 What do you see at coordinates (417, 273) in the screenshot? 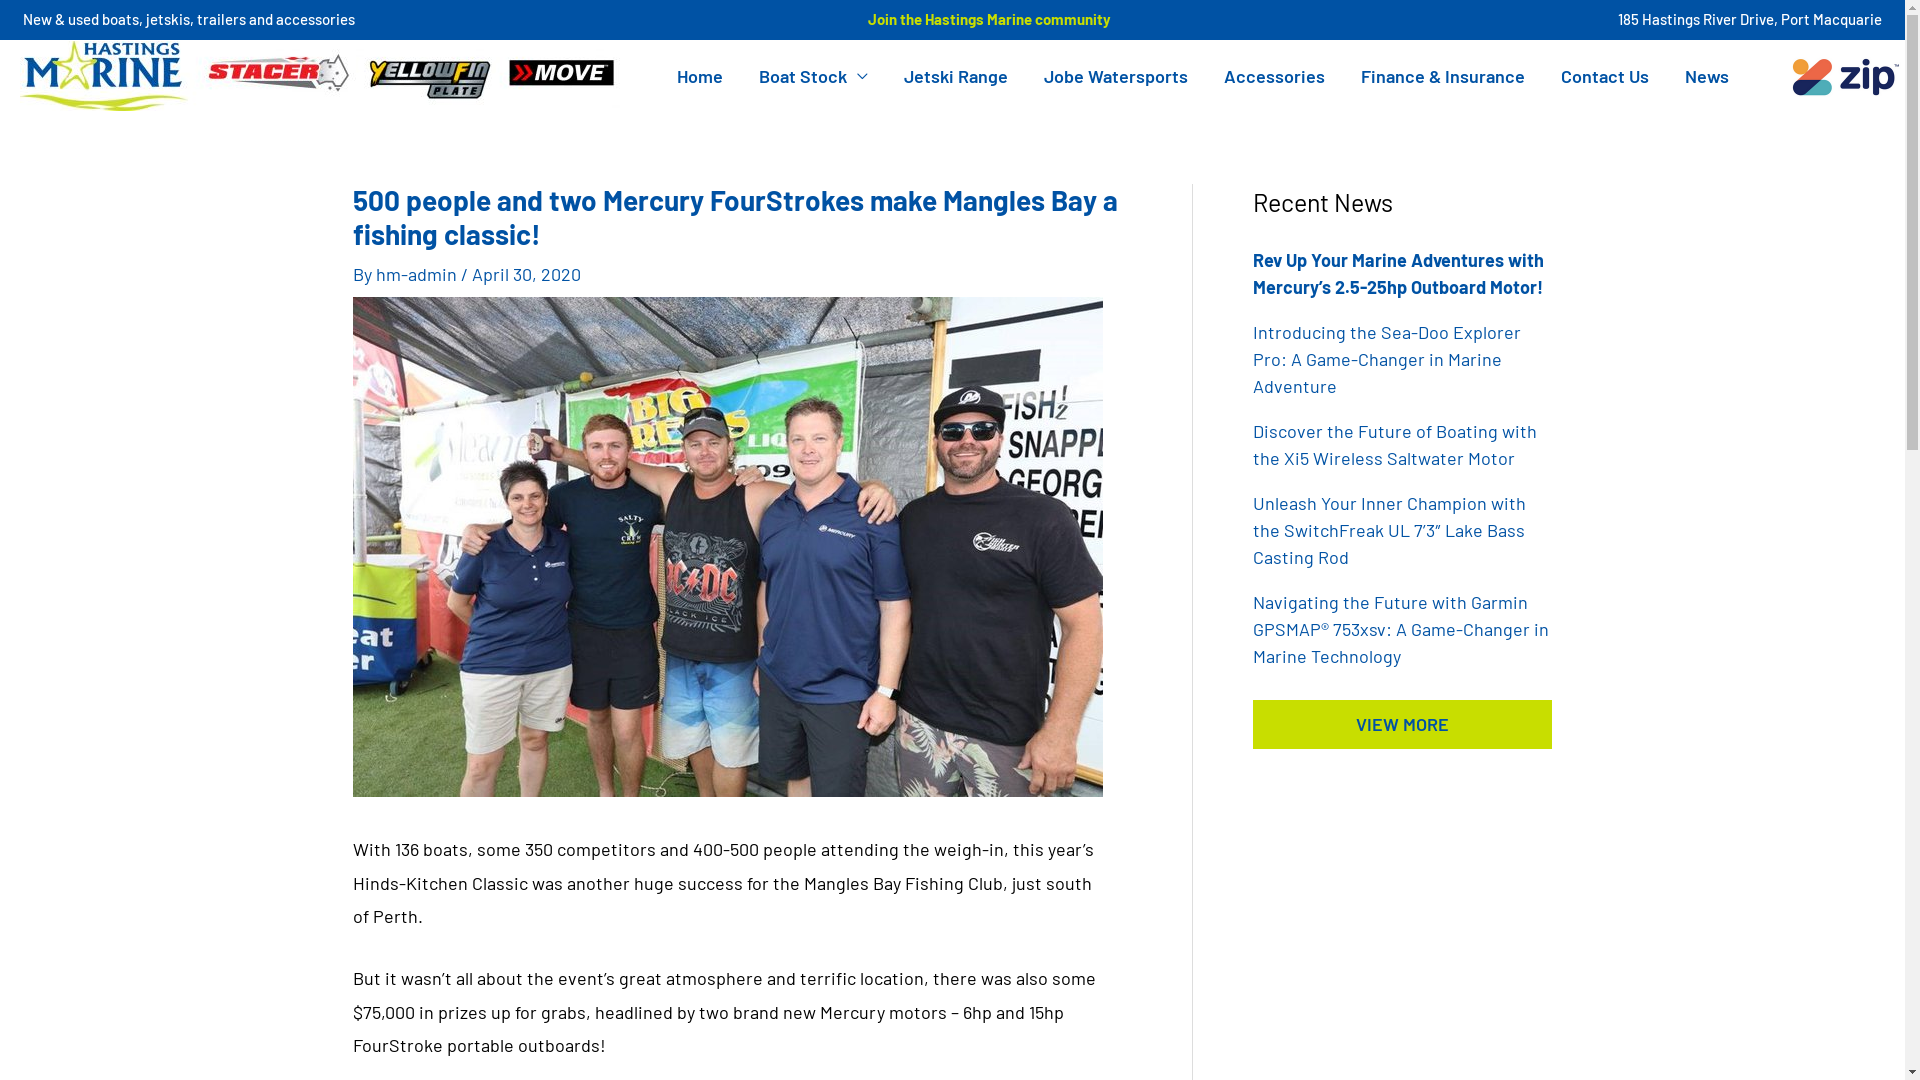
I see `'hm-admin'` at bounding box center [417, 273].